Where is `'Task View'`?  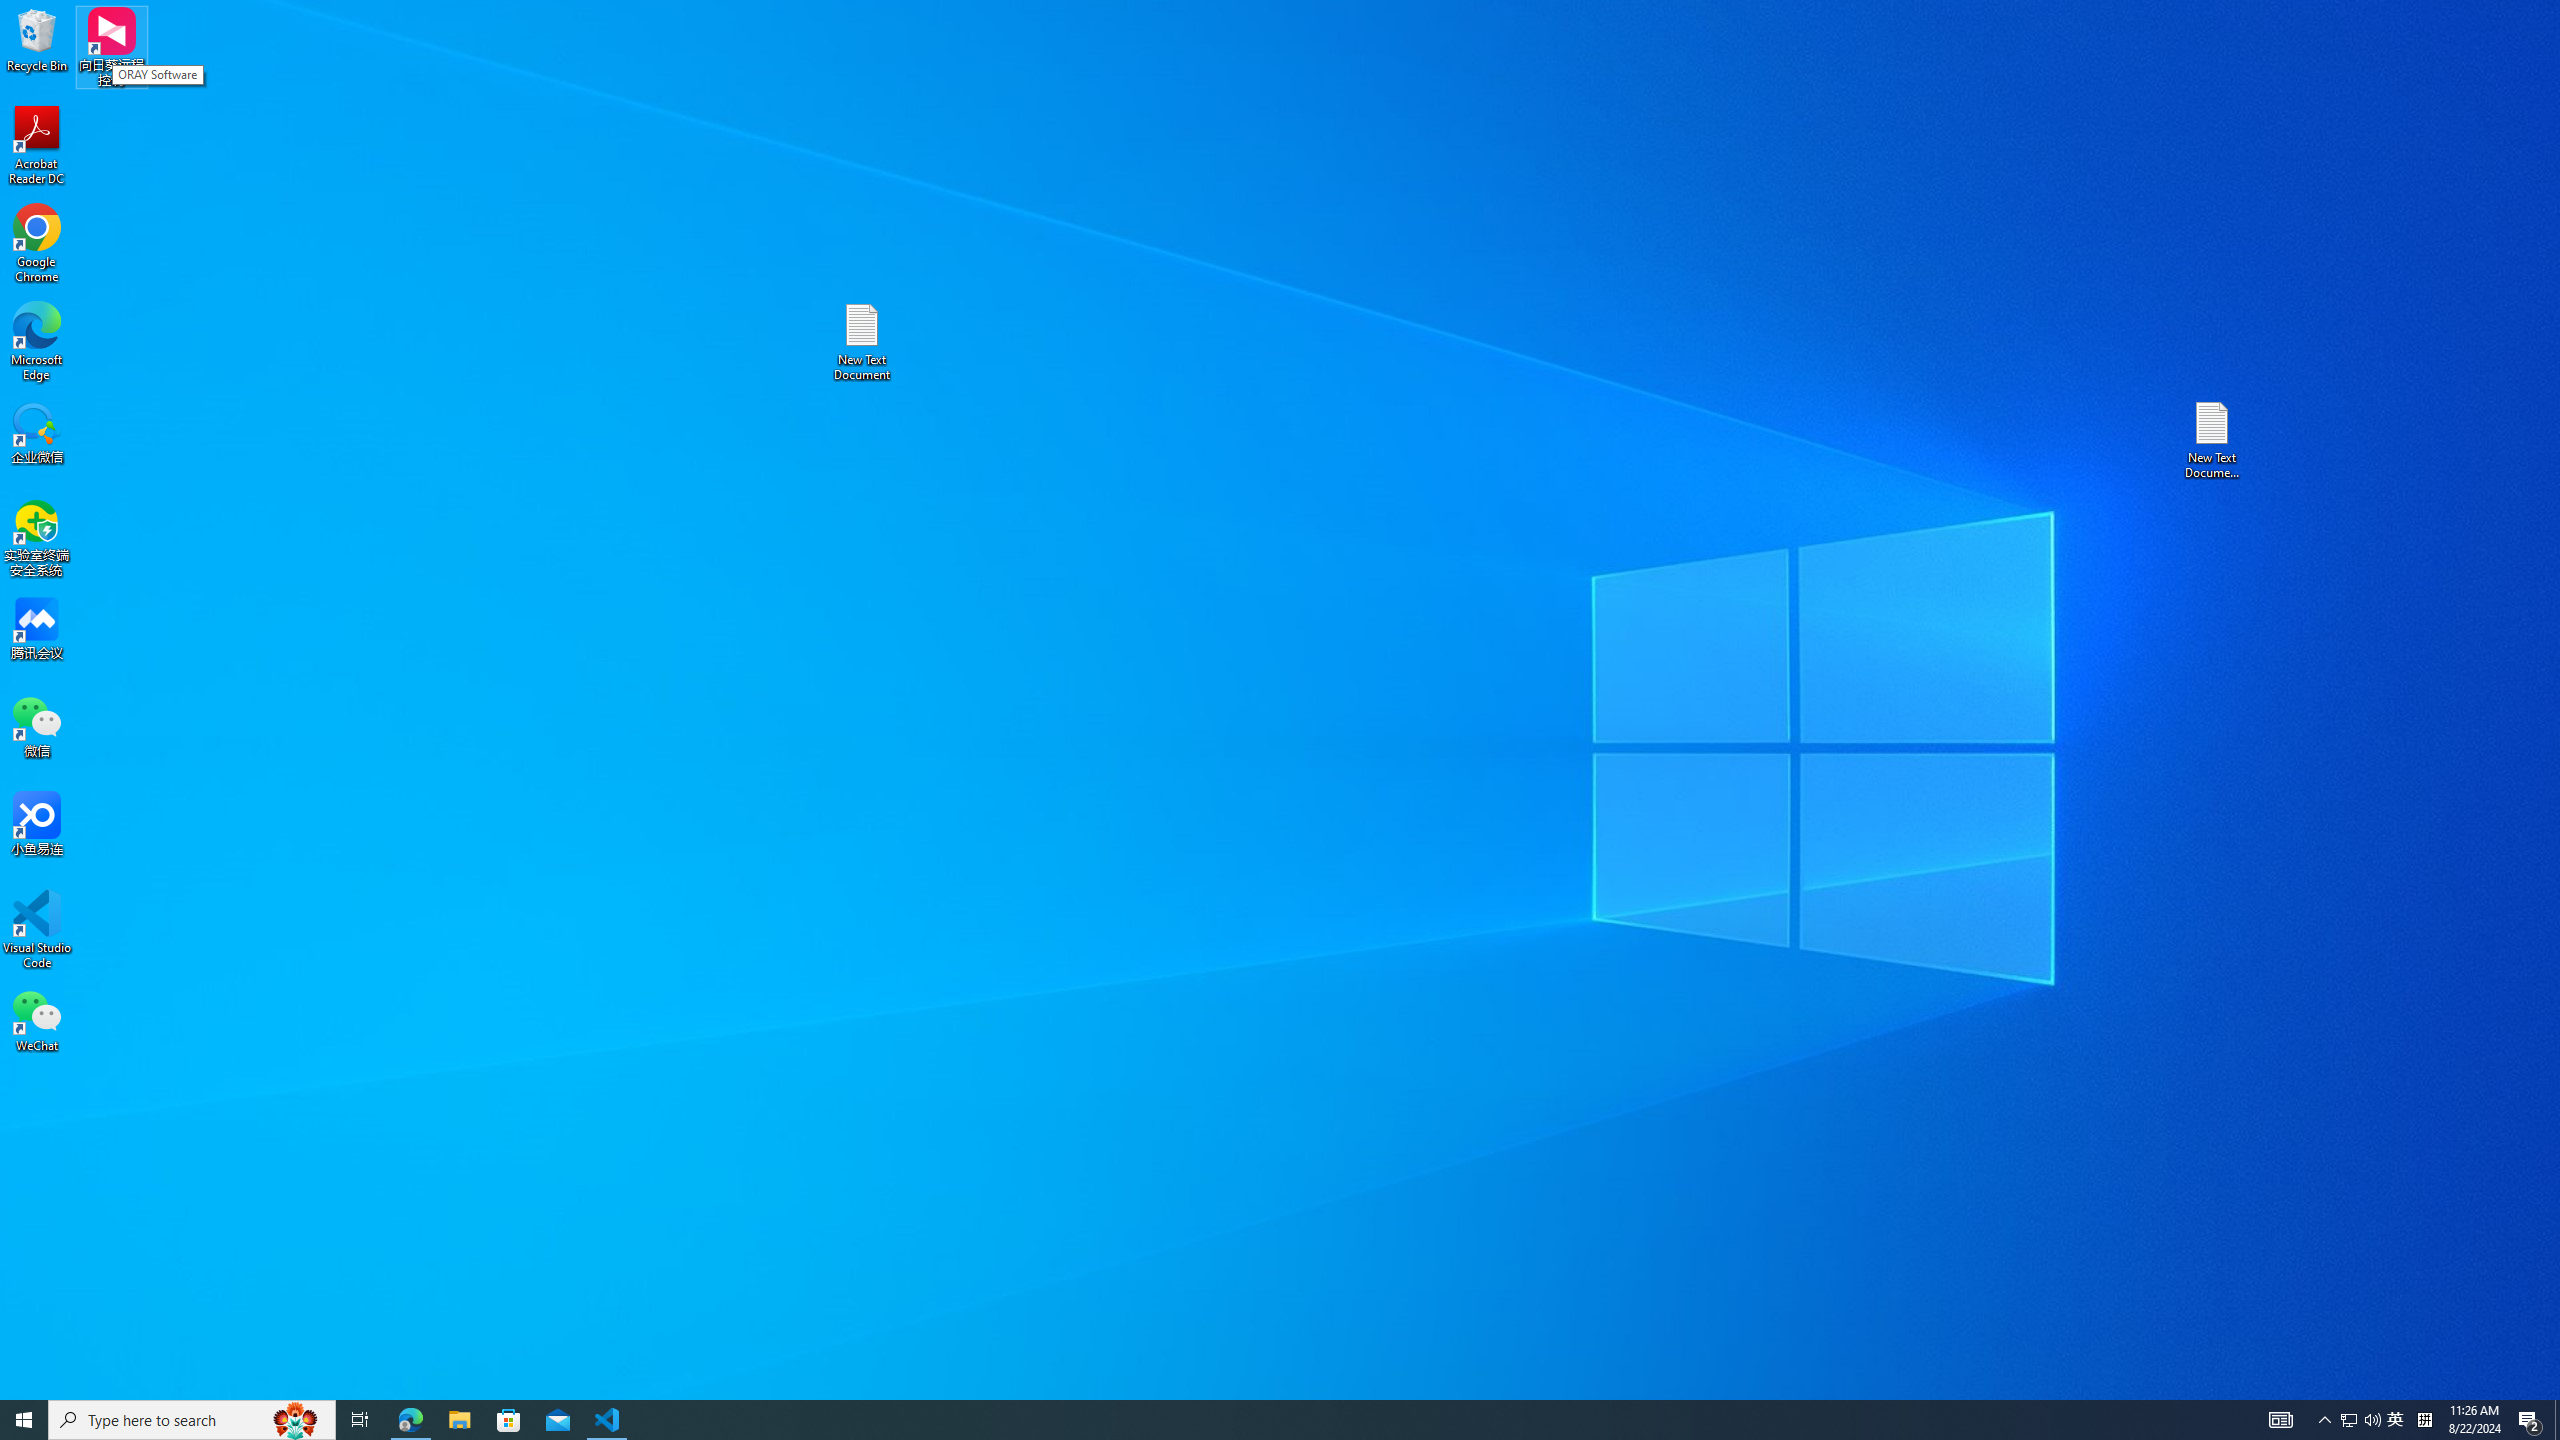
'Task View' is located at coordinates (358, 1418).